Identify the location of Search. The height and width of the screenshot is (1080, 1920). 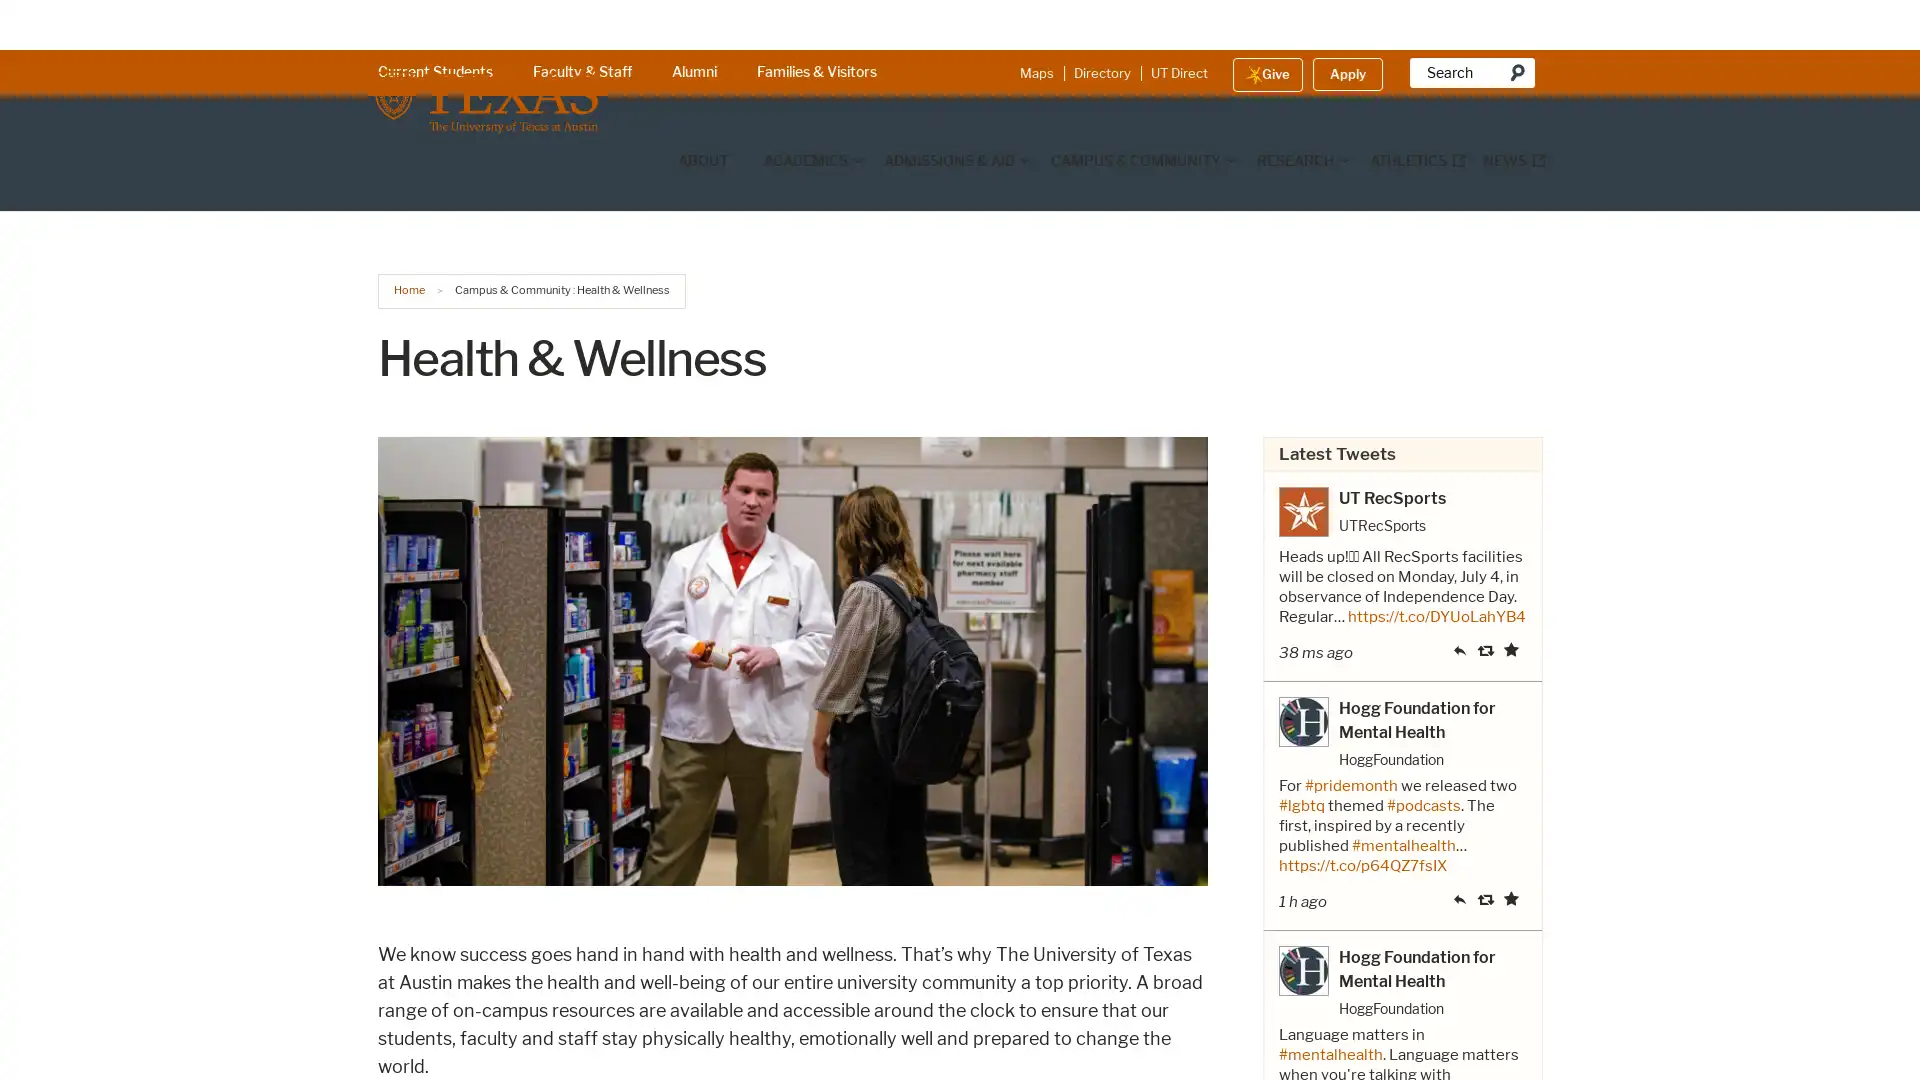
(1516, 23).